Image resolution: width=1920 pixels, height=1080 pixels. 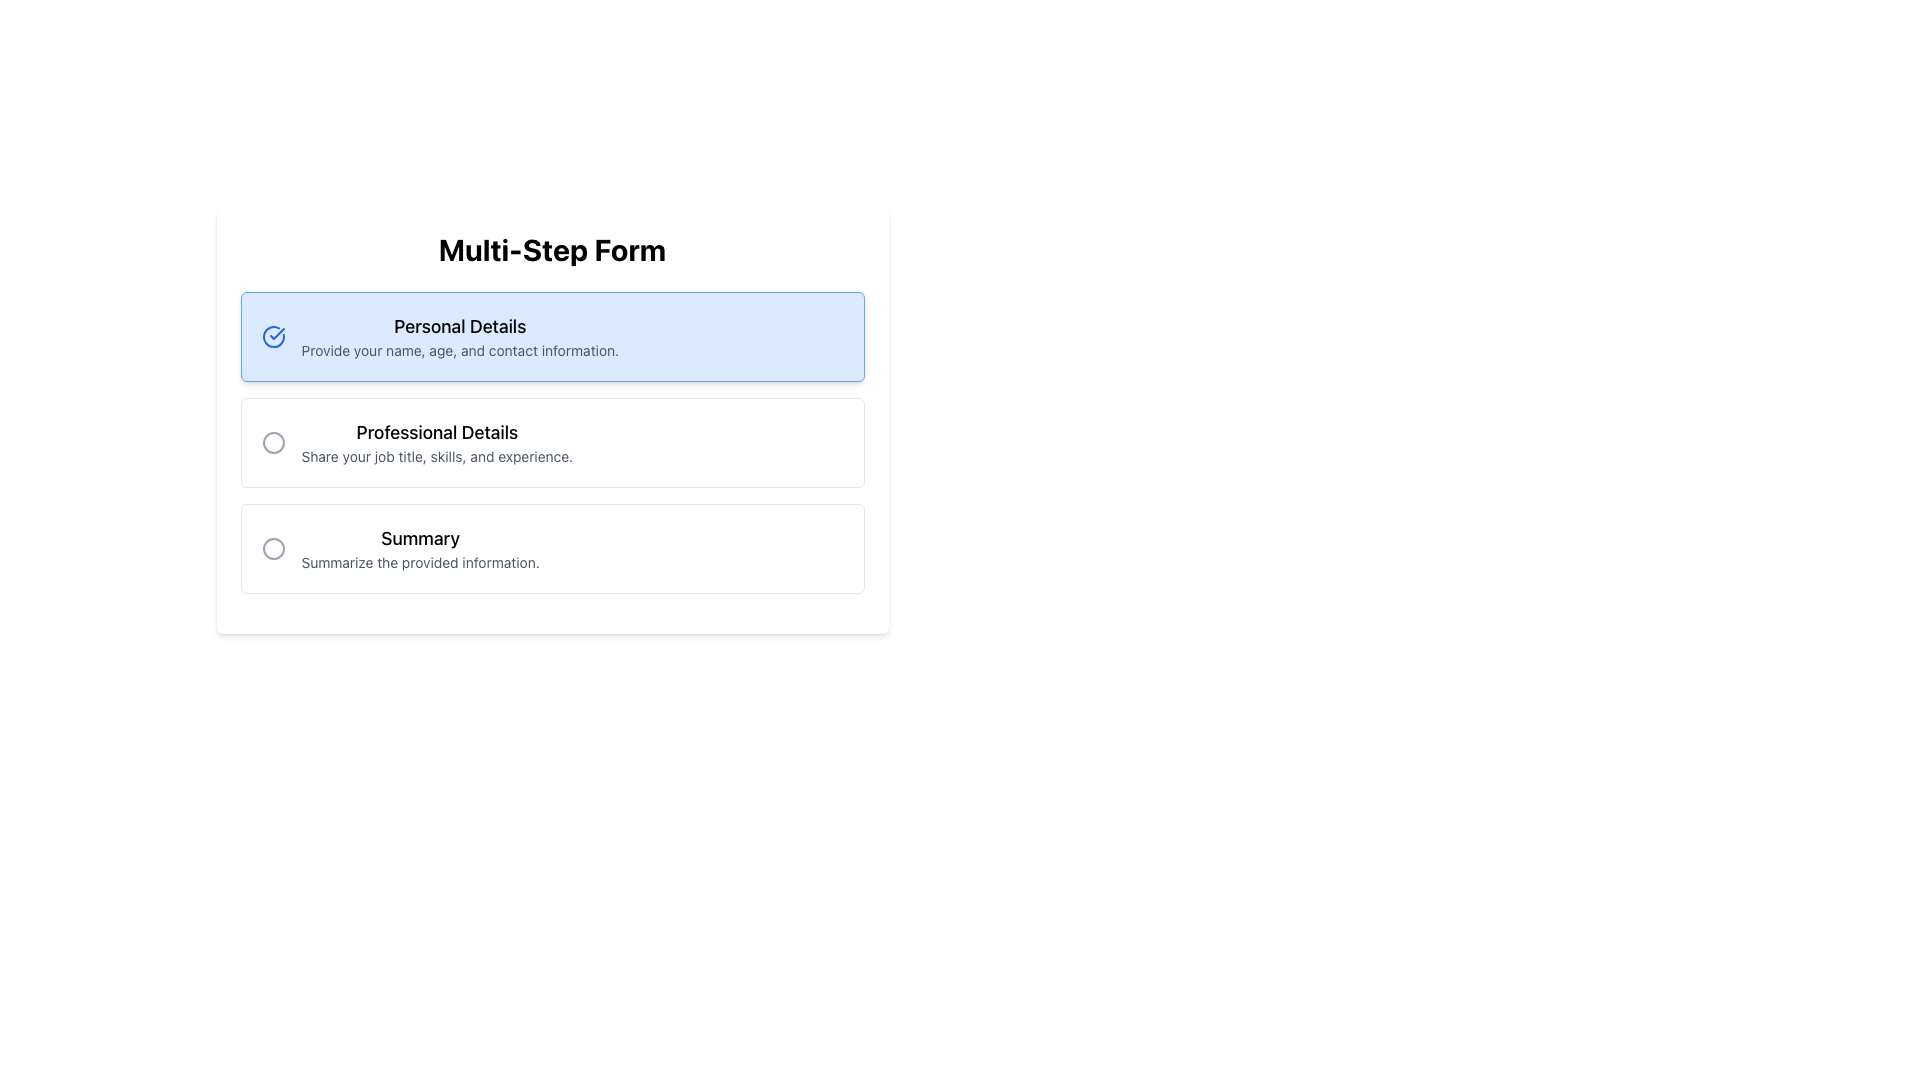 What do you see at coordinates (272, 442) in the screenshot?
I see `the inner circle of the second option in the multi-step process, located to the left of the label 'Professional Details'` at bounding box center [272, 442].